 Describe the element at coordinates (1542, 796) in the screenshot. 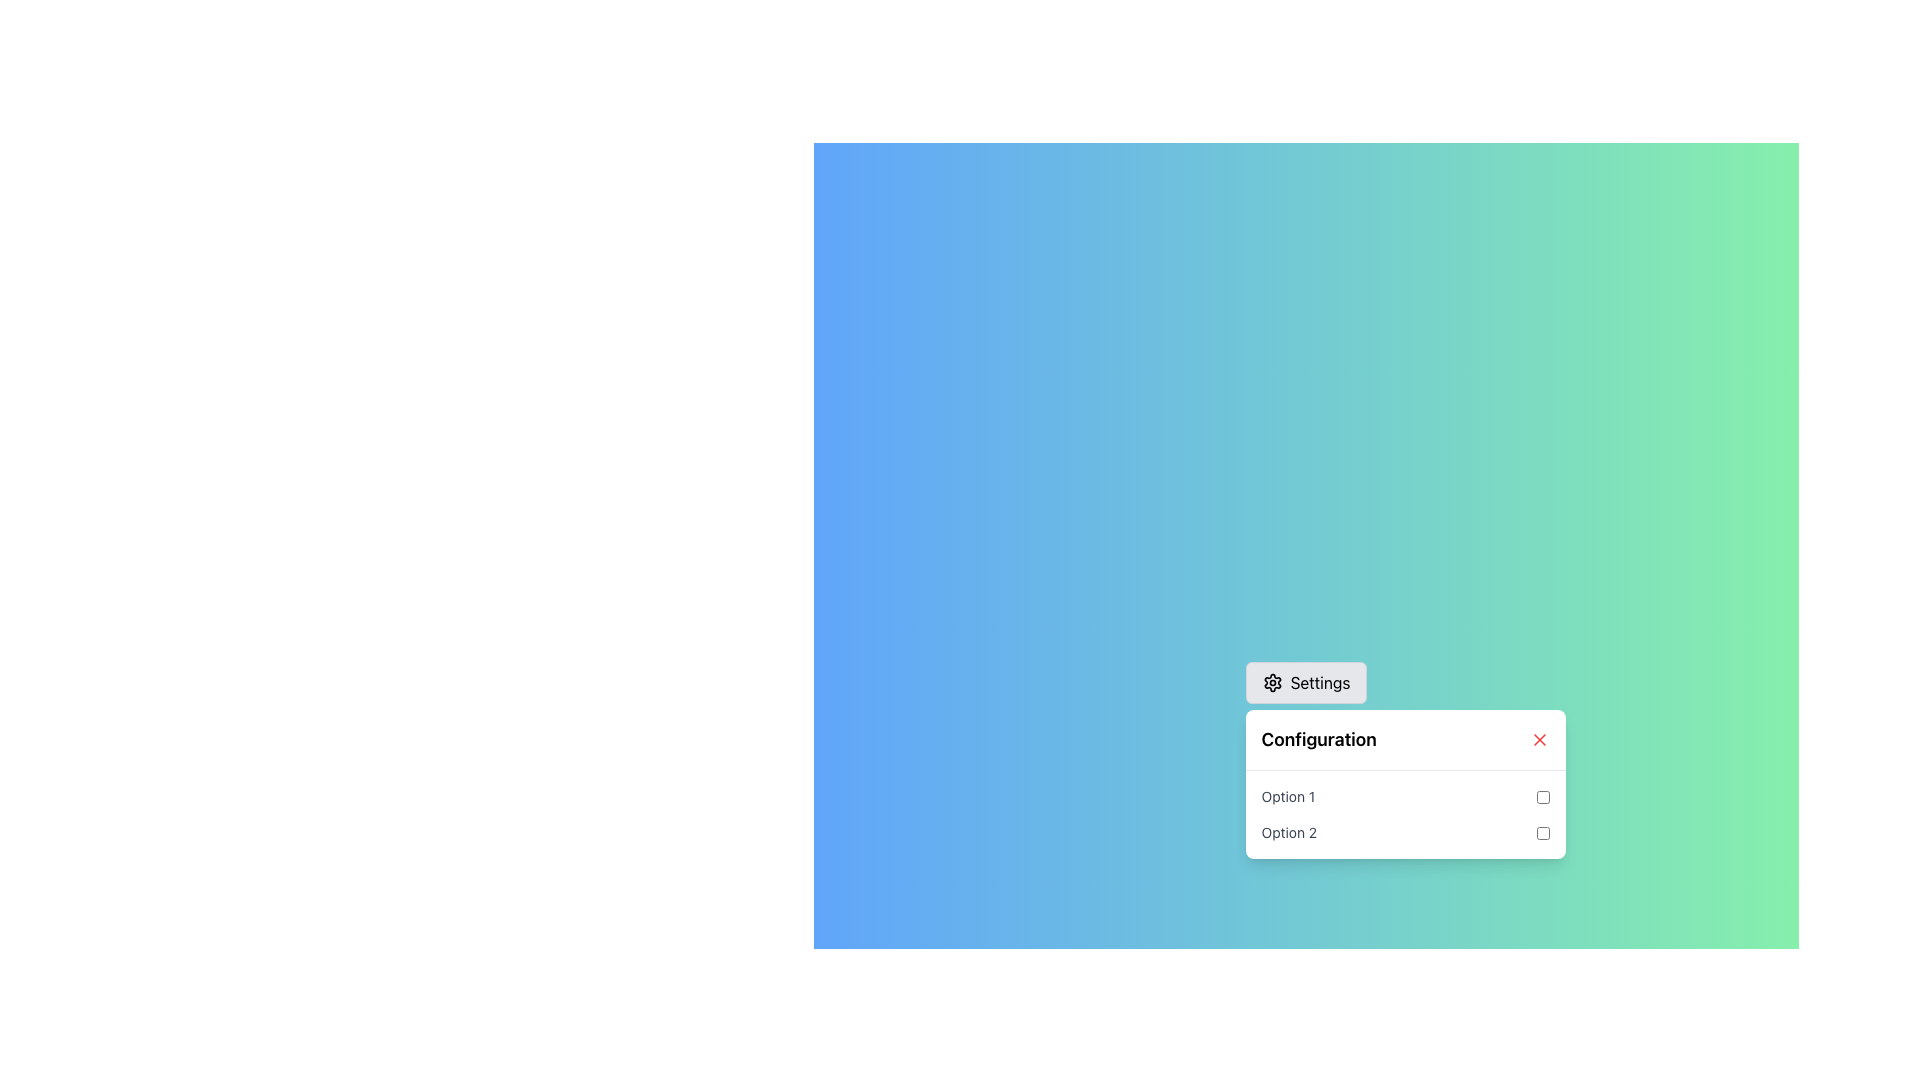

I see `the checkbox styled in a minimal form located within the 'Configuration' panel` at that location.